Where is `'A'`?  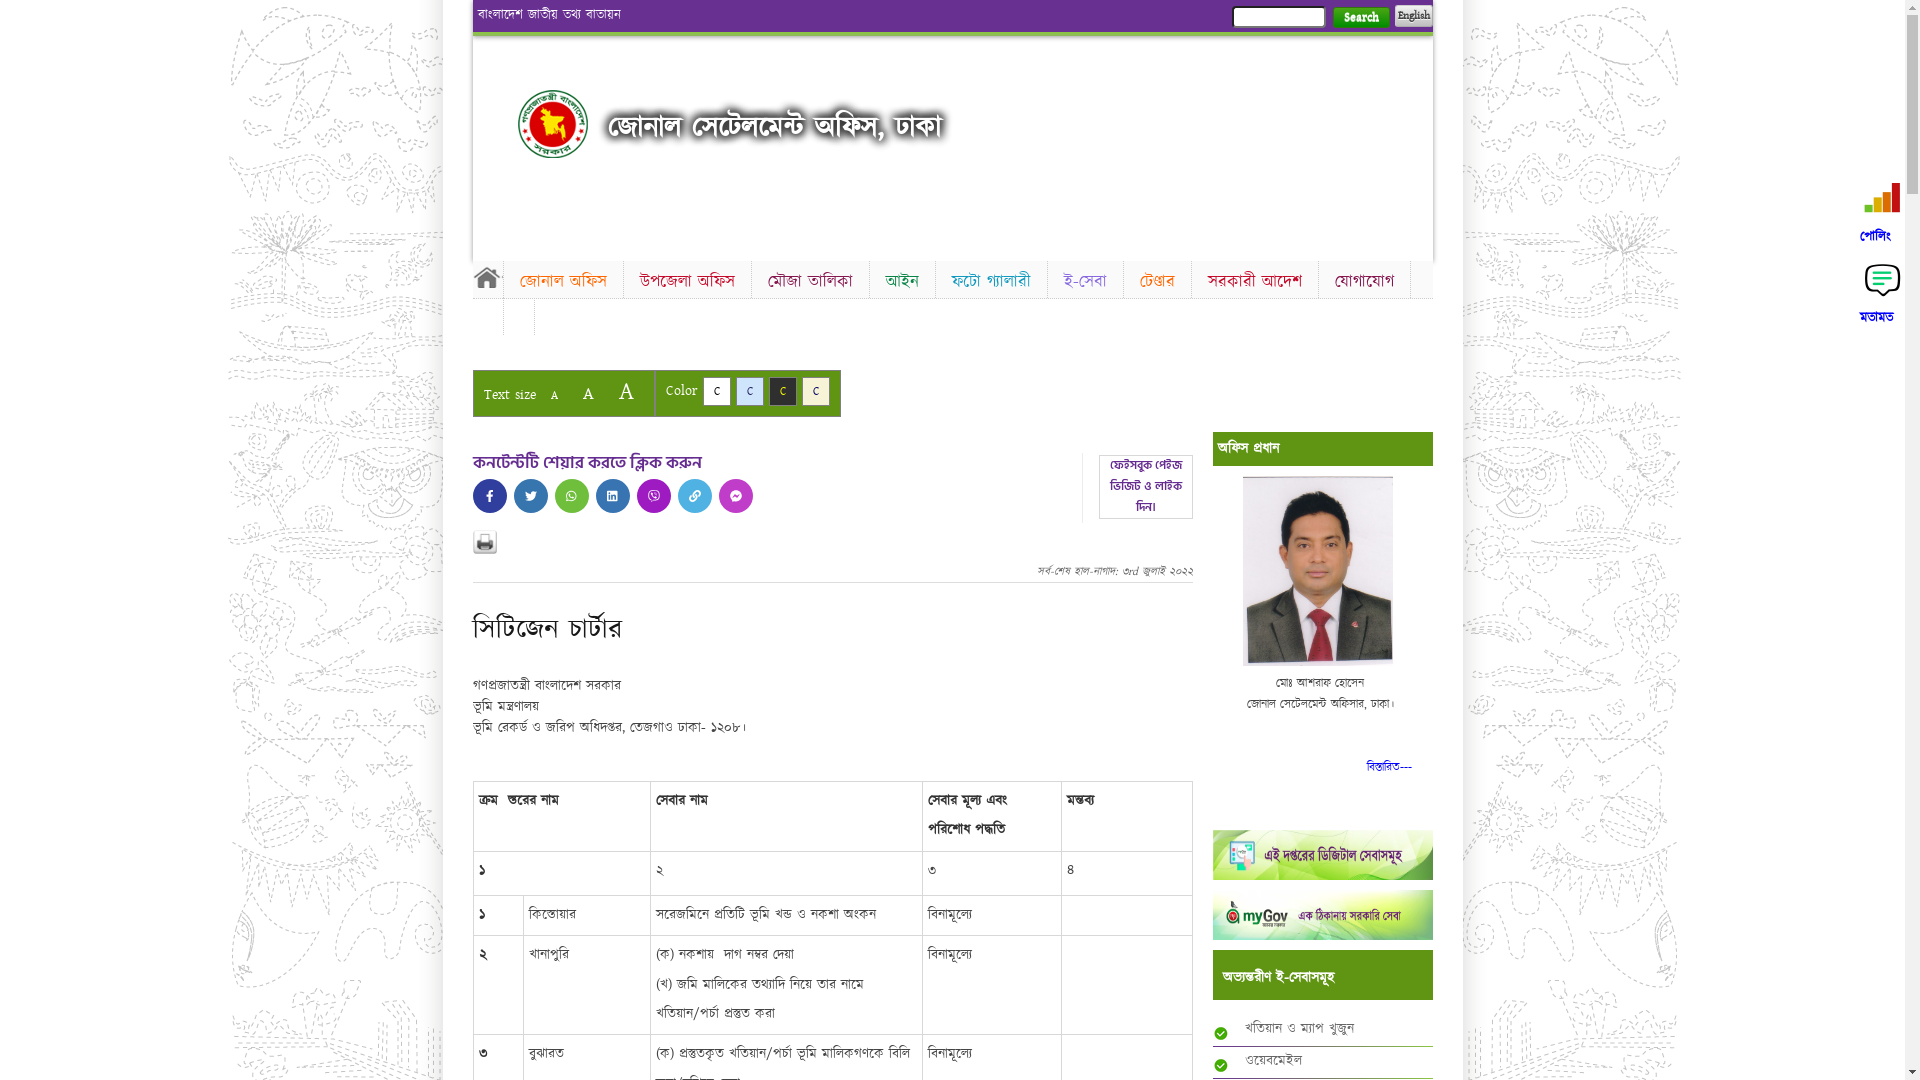 'A' is located at coordinates (553, 395).